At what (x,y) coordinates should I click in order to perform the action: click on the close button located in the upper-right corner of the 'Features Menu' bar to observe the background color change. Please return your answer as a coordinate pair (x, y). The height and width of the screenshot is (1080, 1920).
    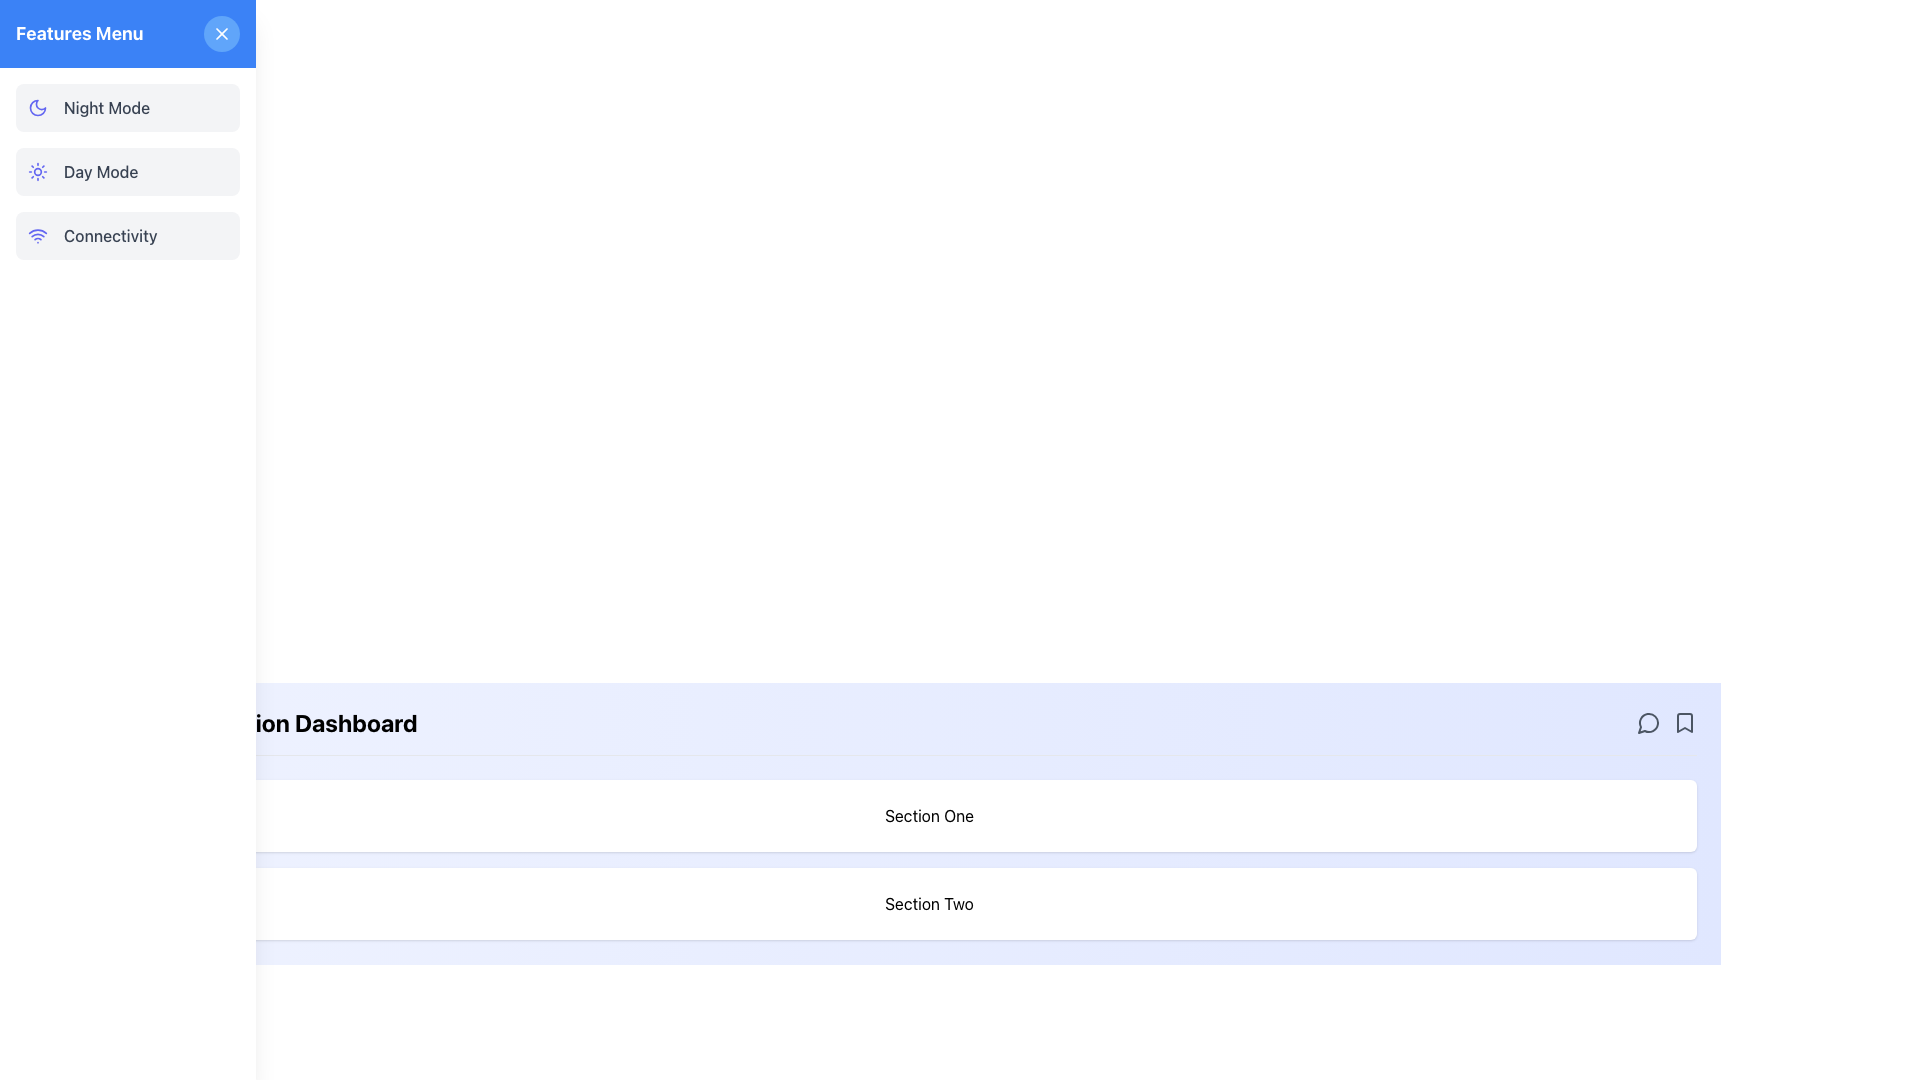
    Looking at the image, I should click on (221, 34).